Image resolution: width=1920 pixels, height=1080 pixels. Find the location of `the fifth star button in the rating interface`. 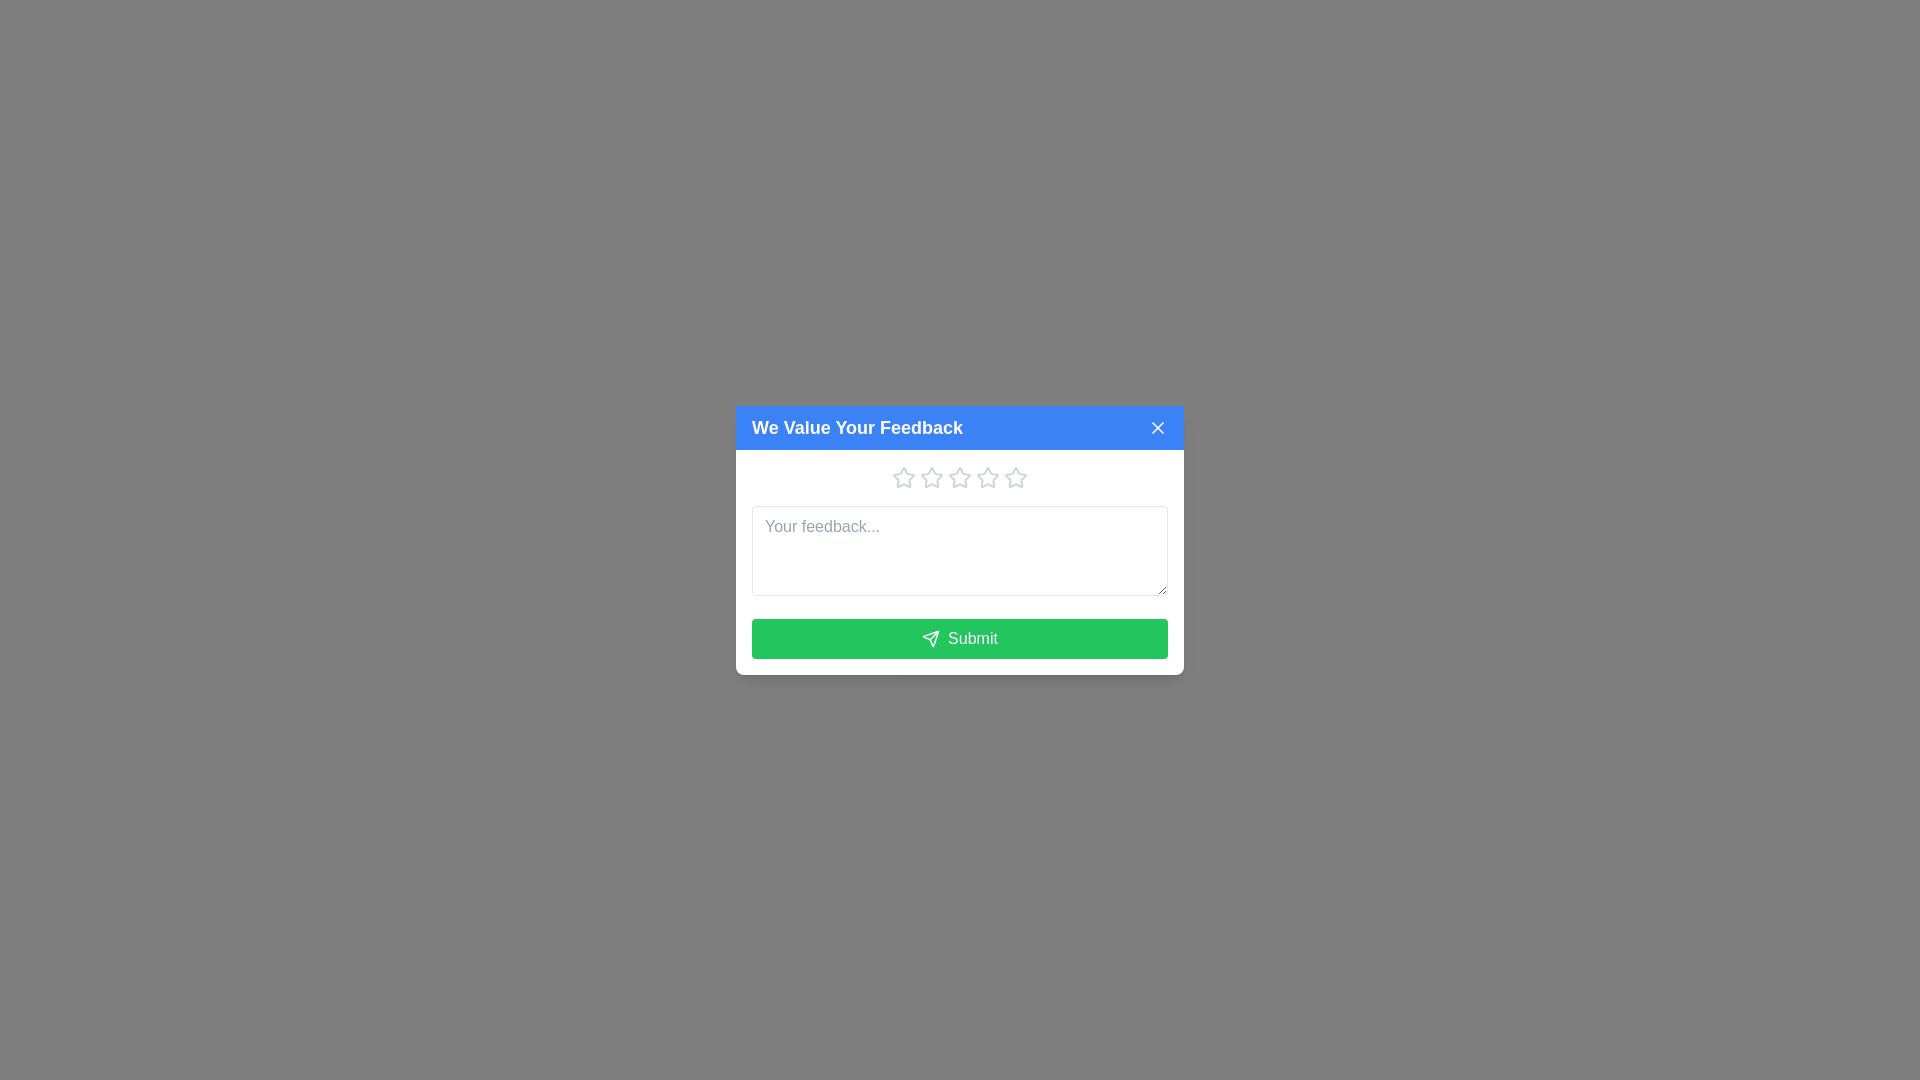

the fifth star button in the rating interface is located at coordinates (960, 477).